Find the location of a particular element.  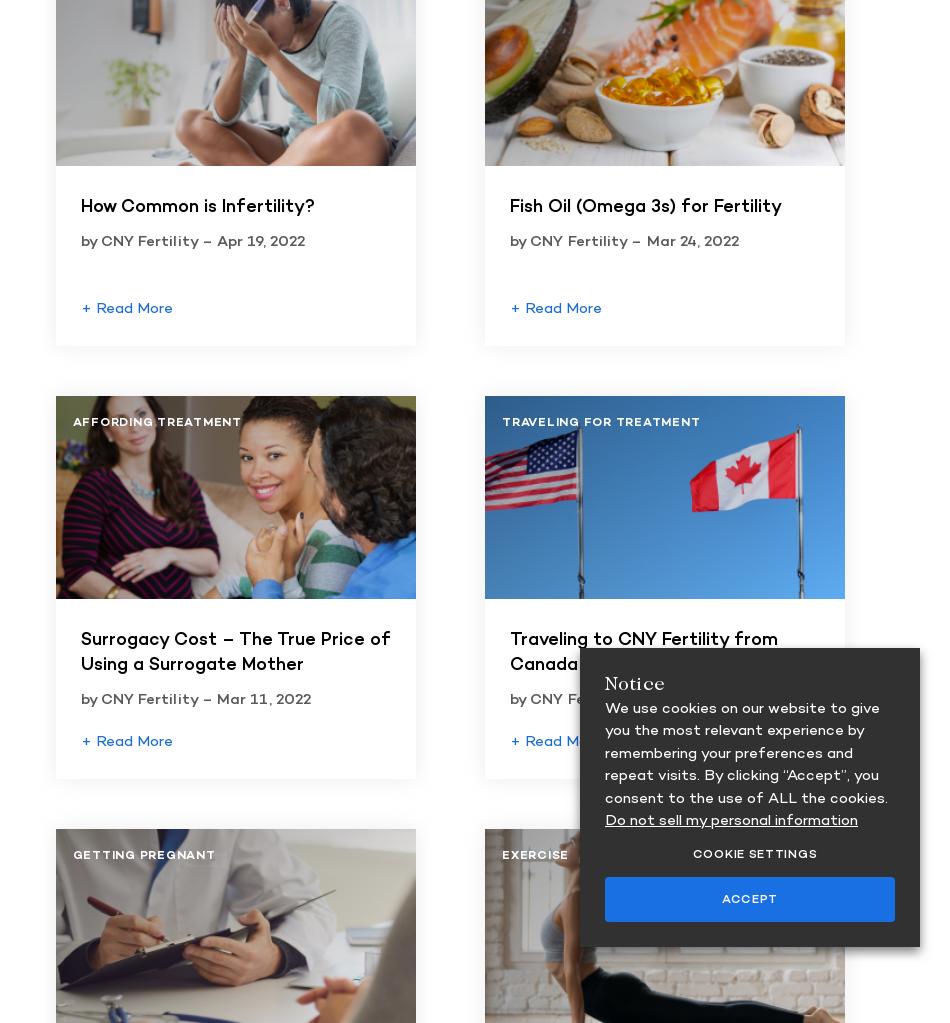

'How Common is Infertility?' is located at coordinates (79, 206).